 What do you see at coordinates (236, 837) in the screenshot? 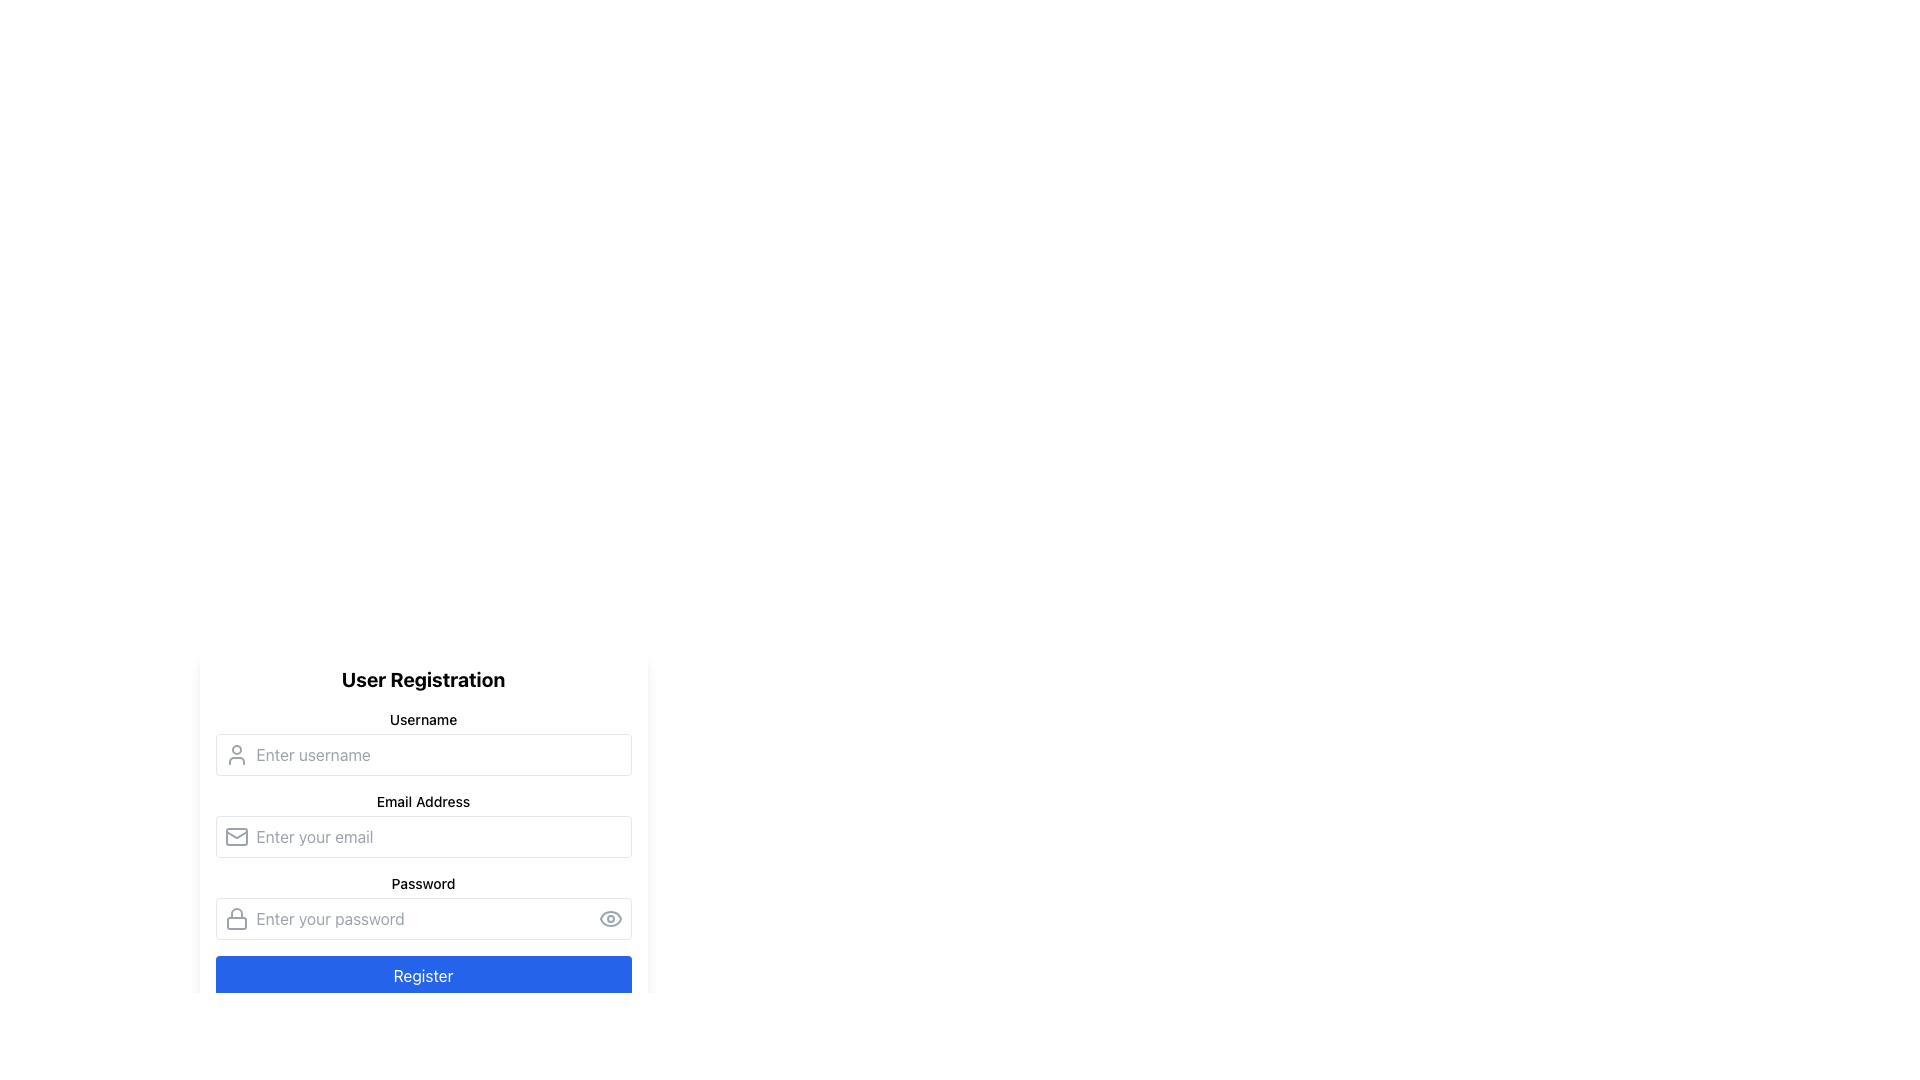
I see `the envelope icon located on the left side of the 'Enter your email' input field` at bounding box center [236, 837].